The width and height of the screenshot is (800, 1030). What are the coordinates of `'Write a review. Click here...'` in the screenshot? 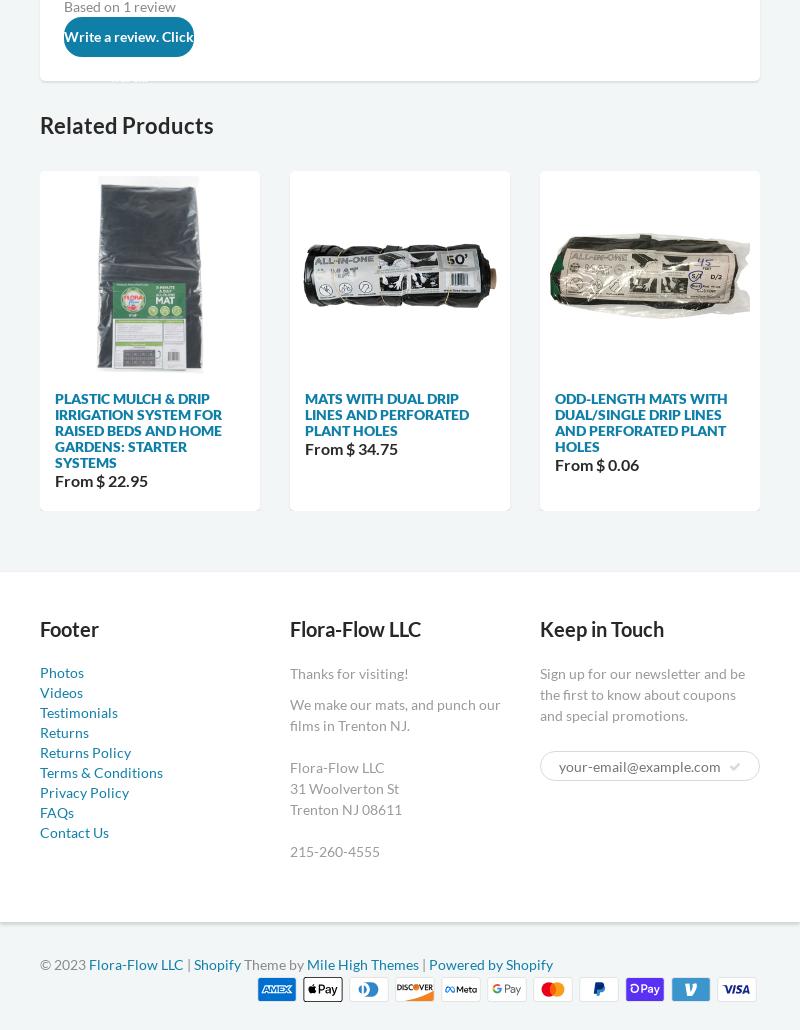 It's located at (128, 56).